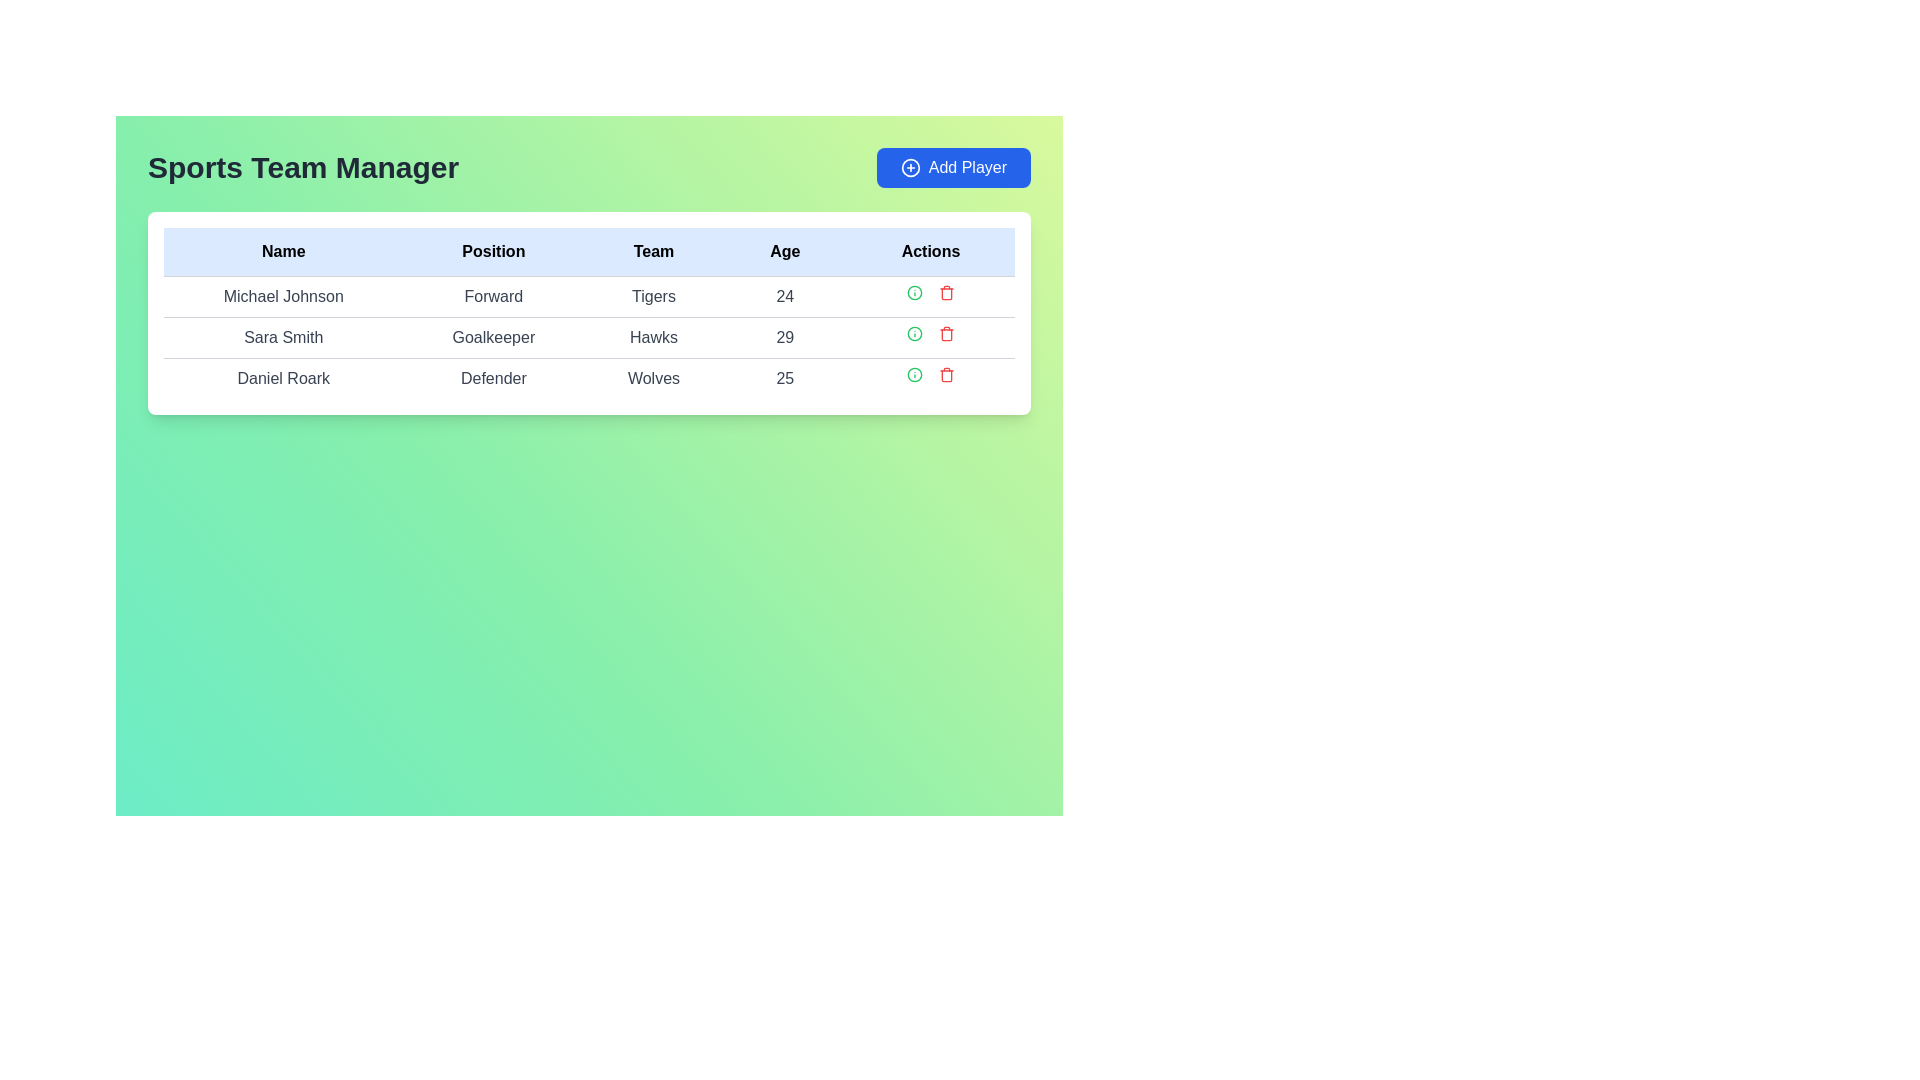 The image size is (1920, 1080). Describe the element at coordinates (913, 293) in the screenshot. I see `the outer circle of the 'info' icon located in the second row of the table associated with 'Sara Smith' in the 'Actions' column` at that location.